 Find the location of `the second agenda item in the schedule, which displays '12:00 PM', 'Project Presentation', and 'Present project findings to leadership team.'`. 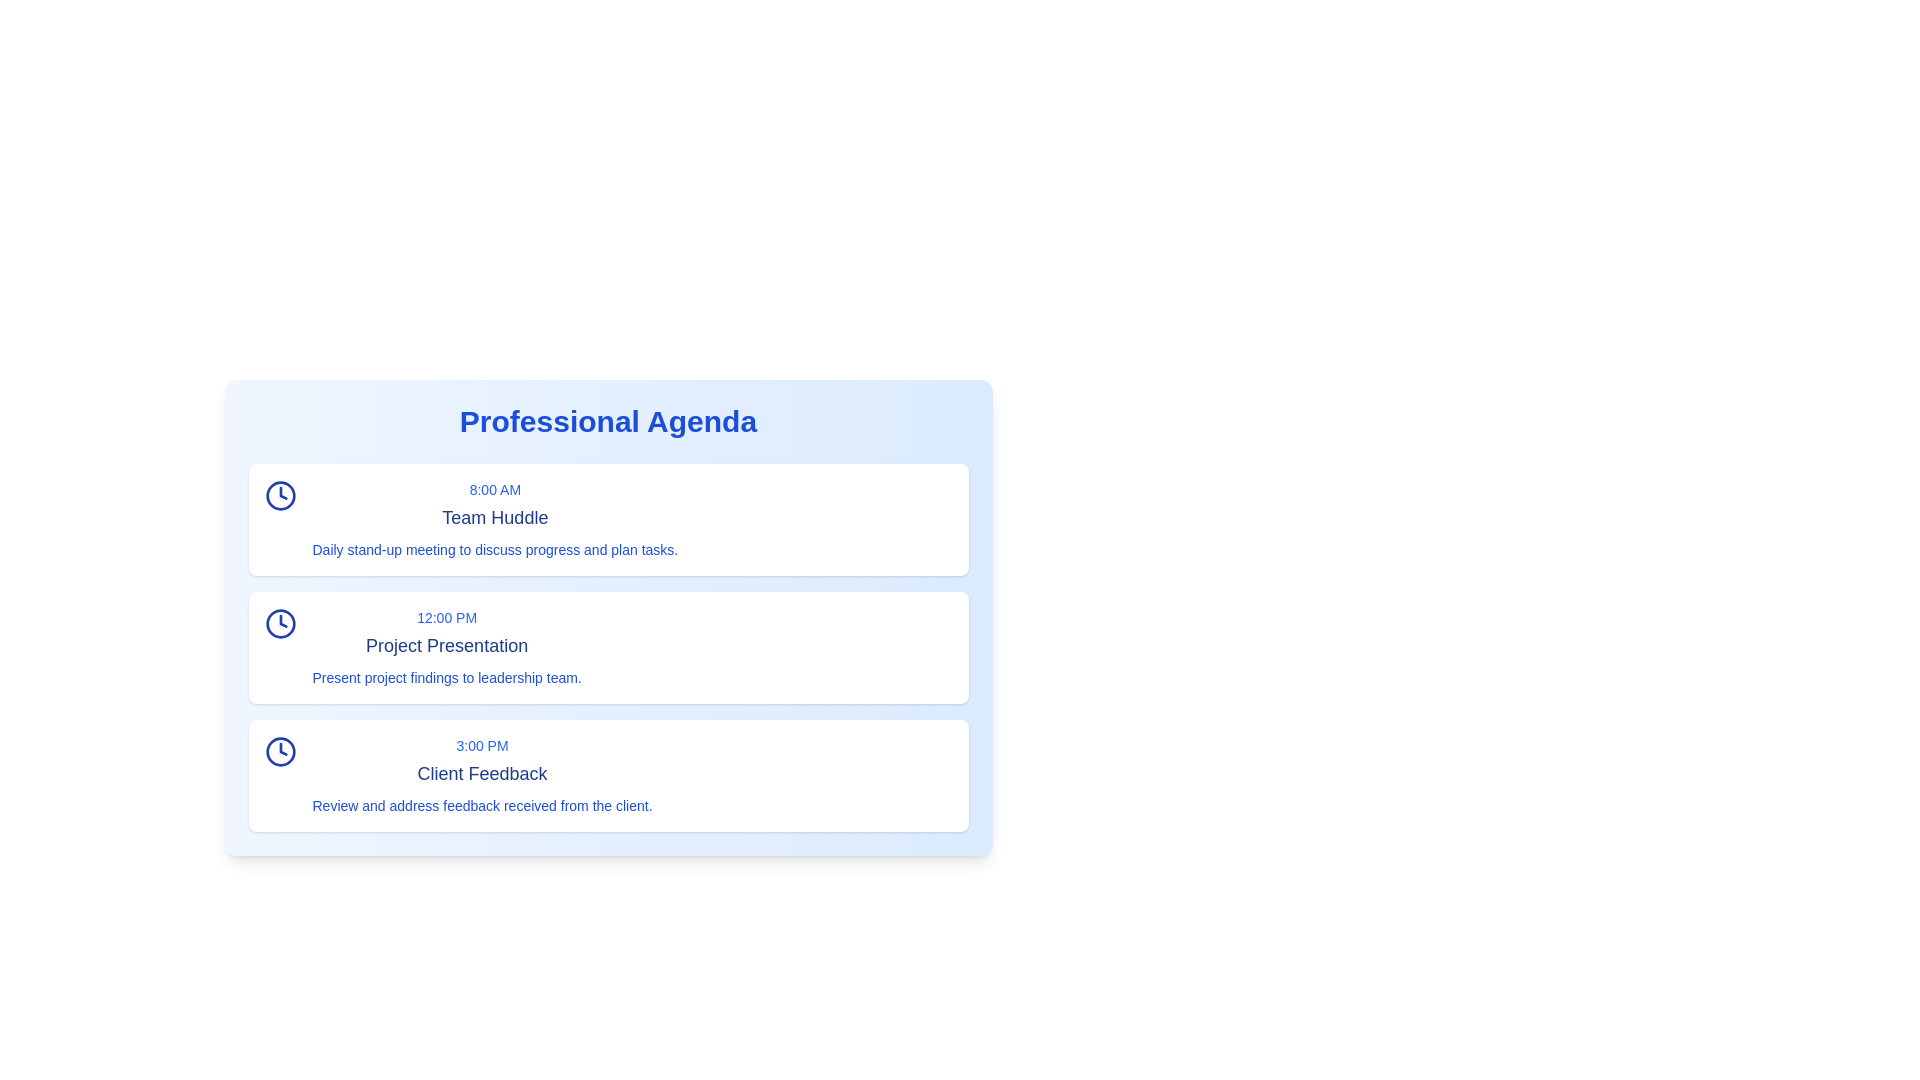

the second agenda item in the schedule, which displays '12:00 PM', 'Project Presentation', and 'Present project findings to leadership team.' is located at coordinates (446, 648).